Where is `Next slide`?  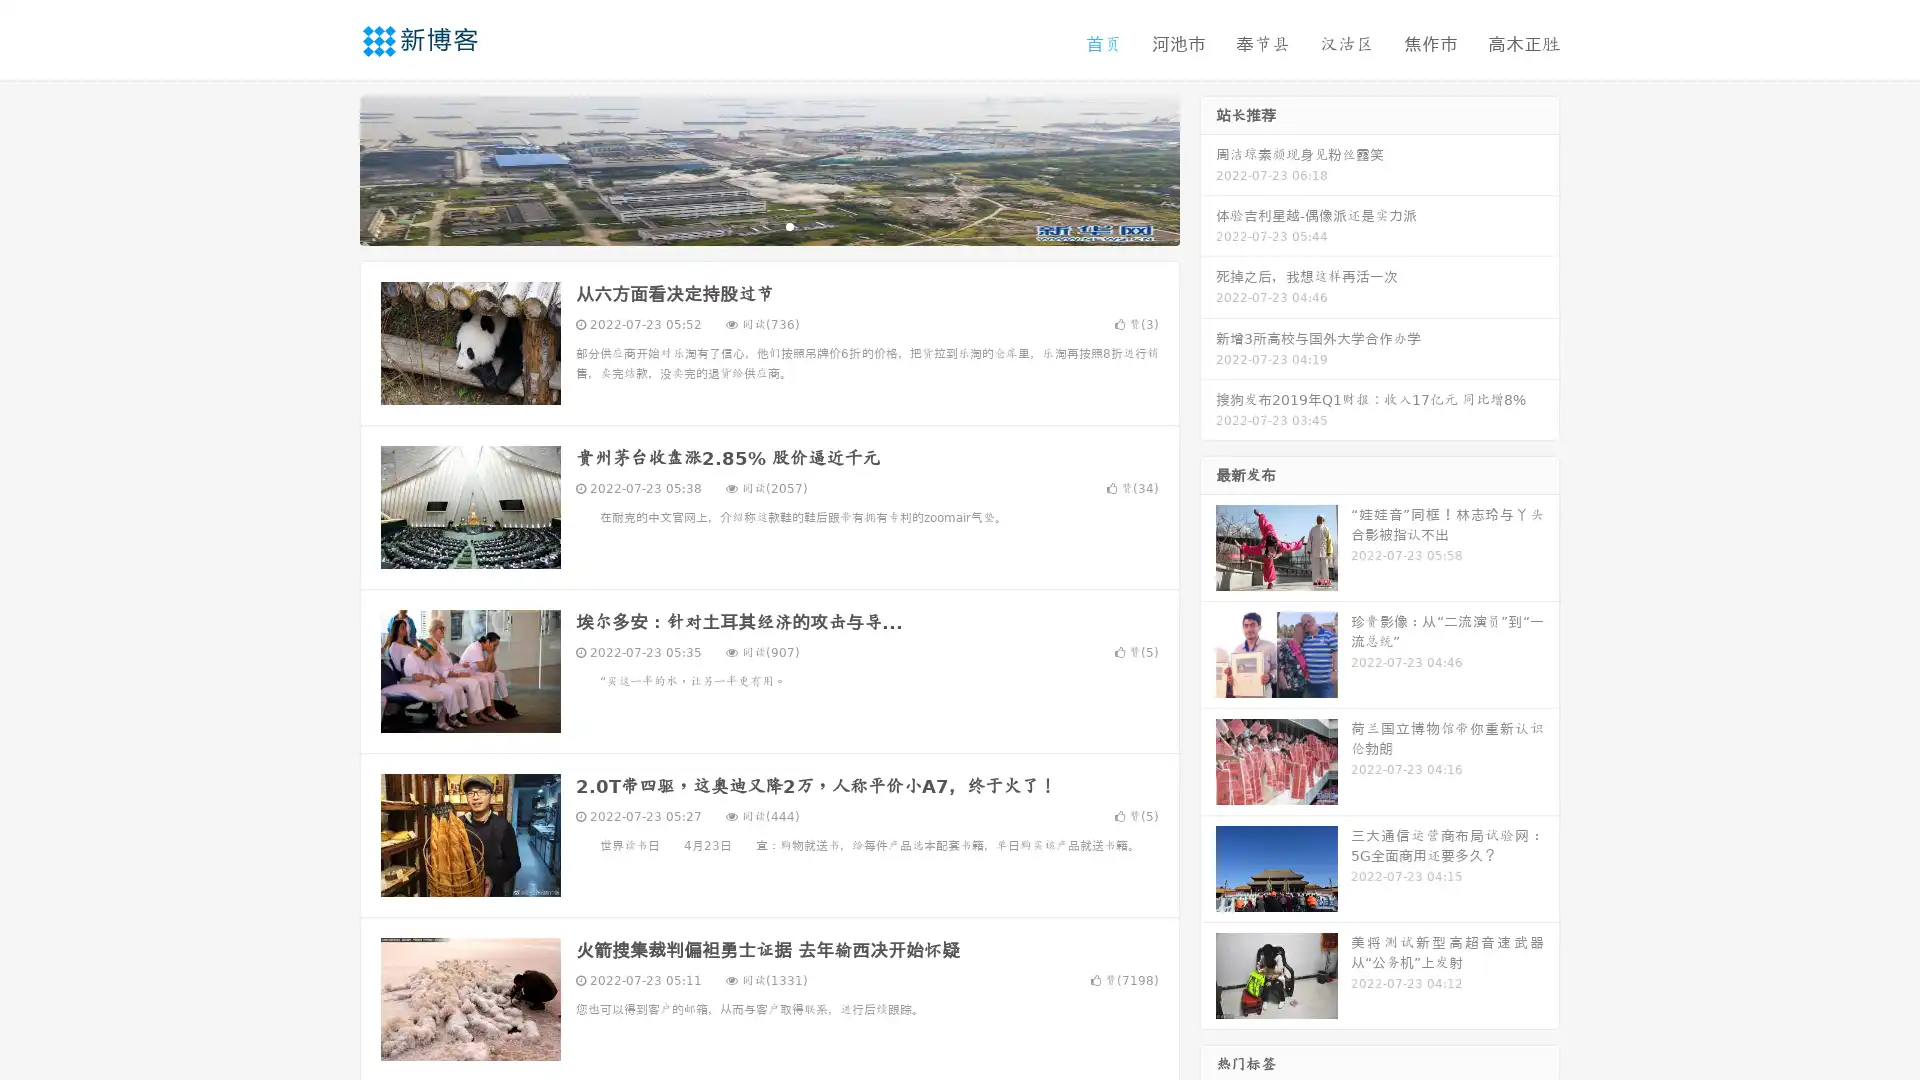 Next slide is located at coordinates (1208, 168).